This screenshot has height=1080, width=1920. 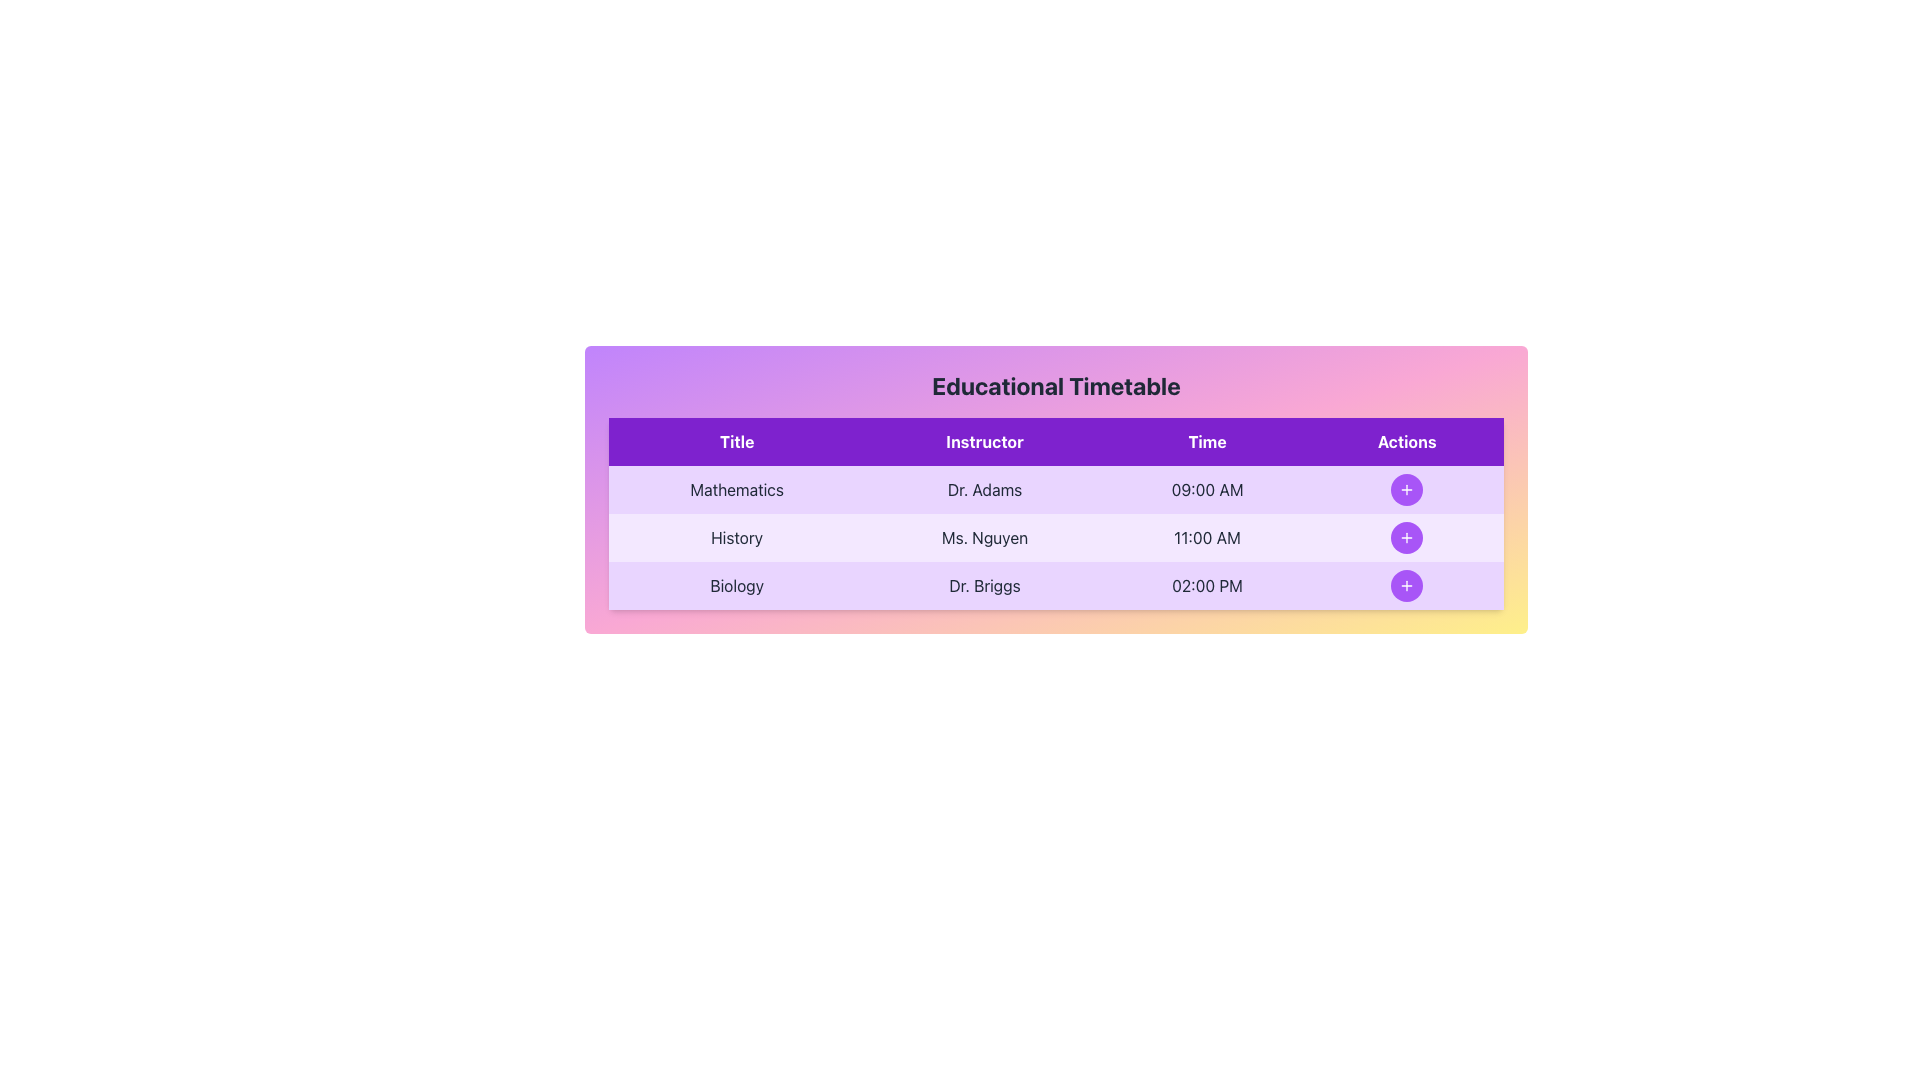 I want to click on the button in the 'Actions' column of the third row associated with the 'Biology' entry in the timetable, so click(x=1406, y=585).